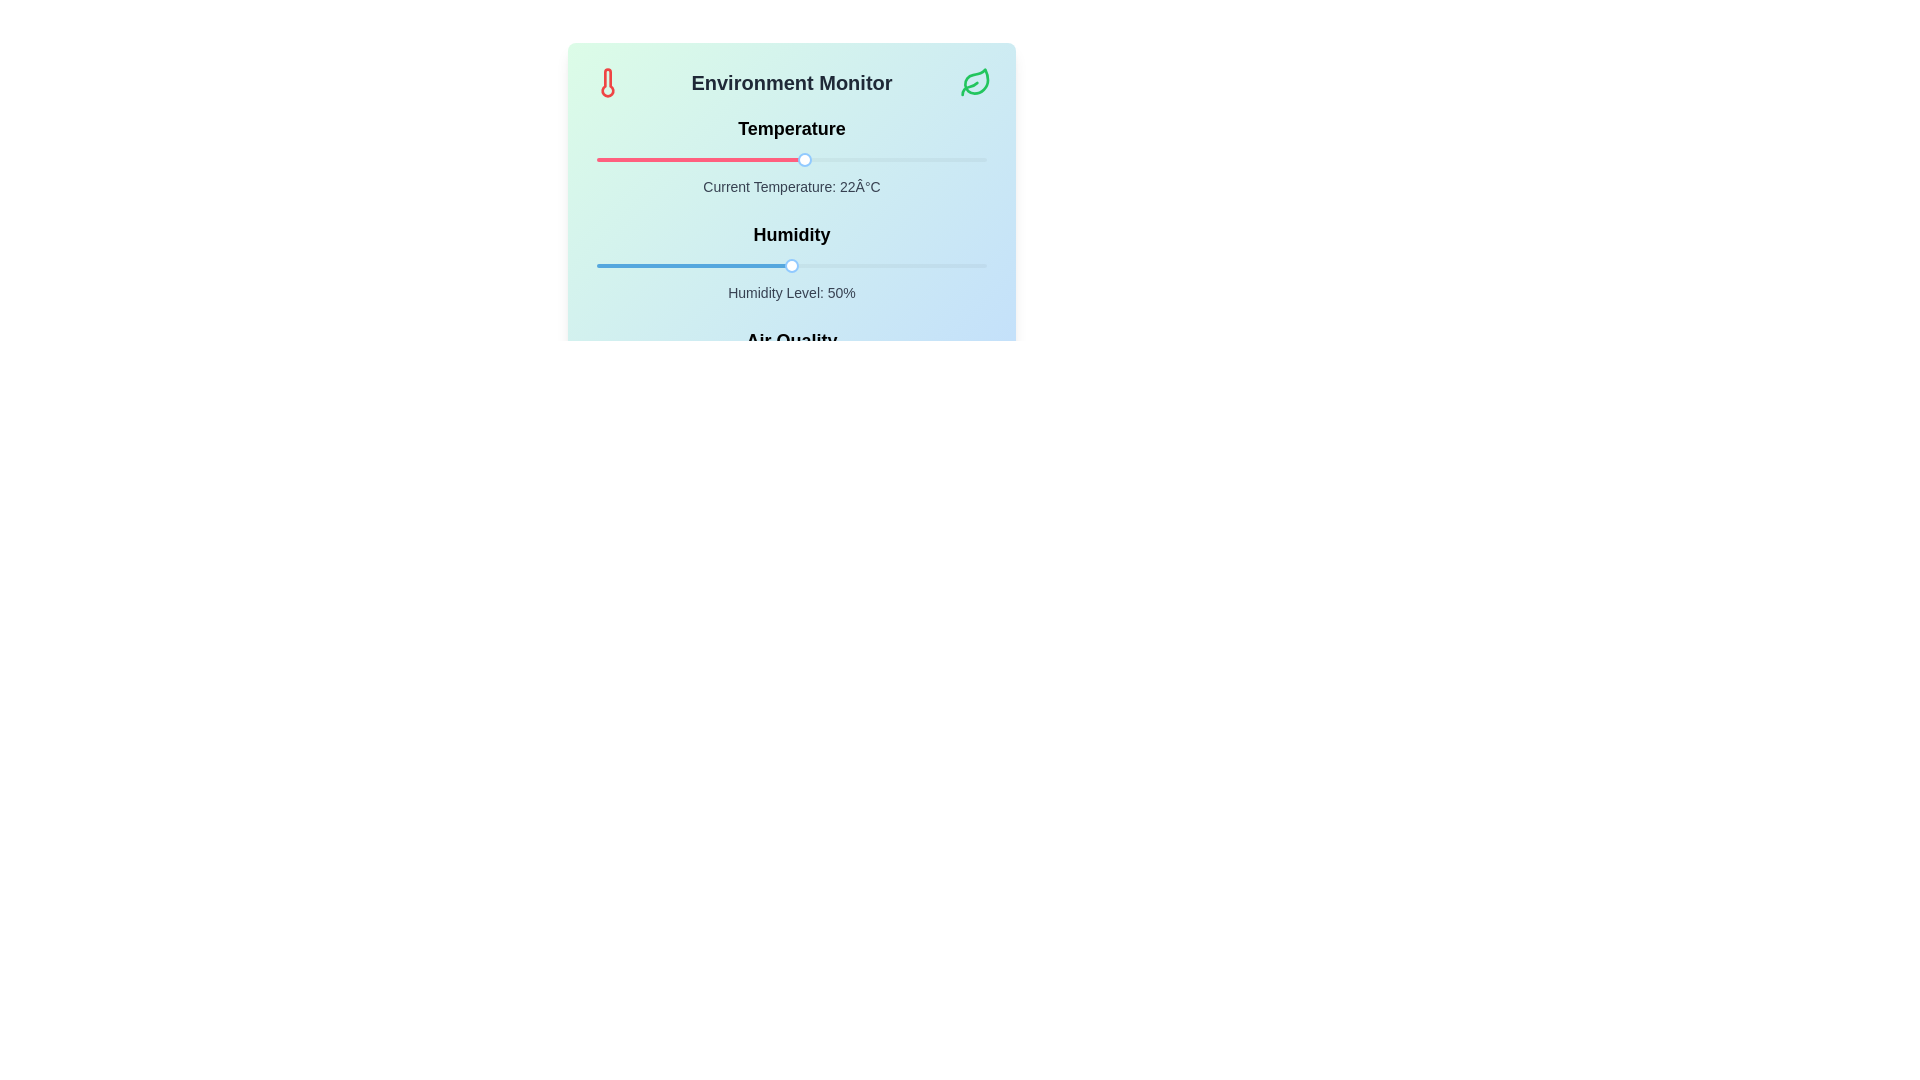 The image size is (1920, 1080). What do you see at coordinates (767, 265) in the screenshot?
I see `slider value` at bounding box center [767, 265].